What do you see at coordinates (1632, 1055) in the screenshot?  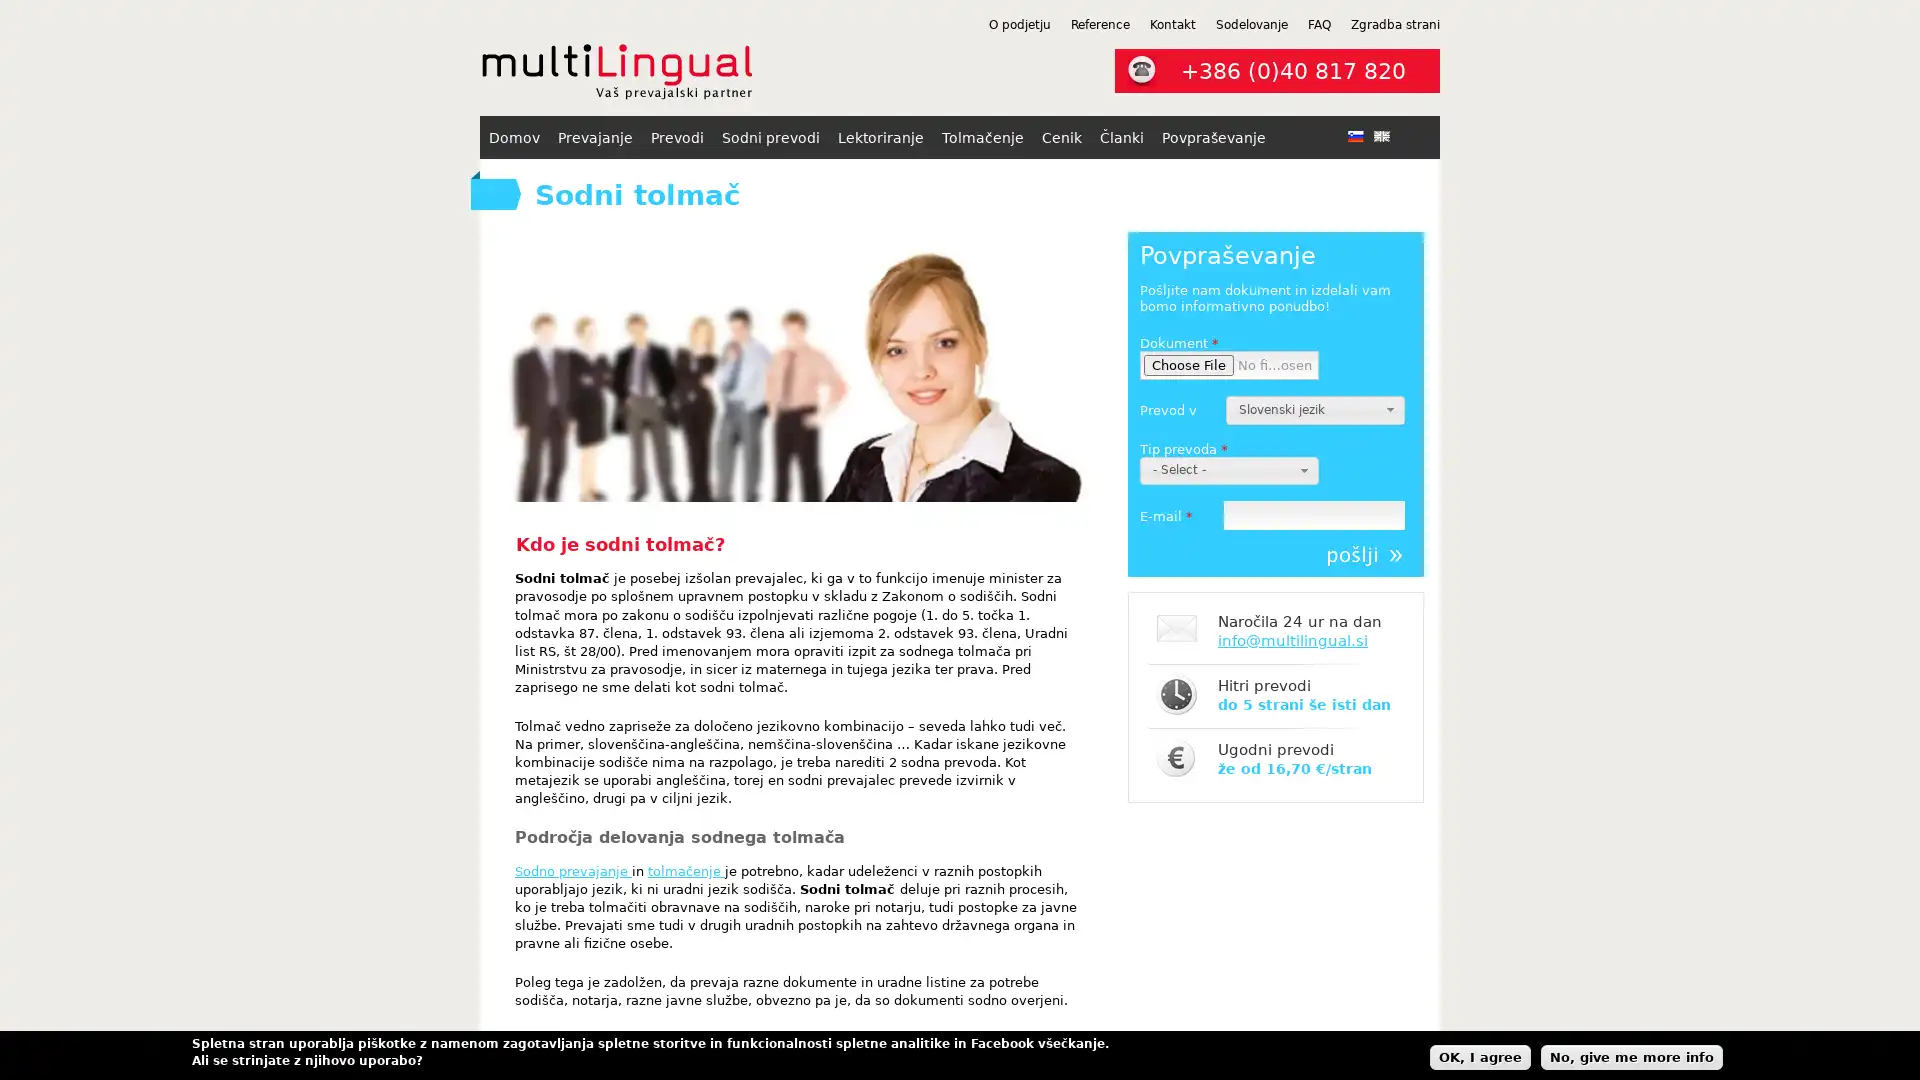 I see `No, give me more info` at bounding box center [1632, 1055].